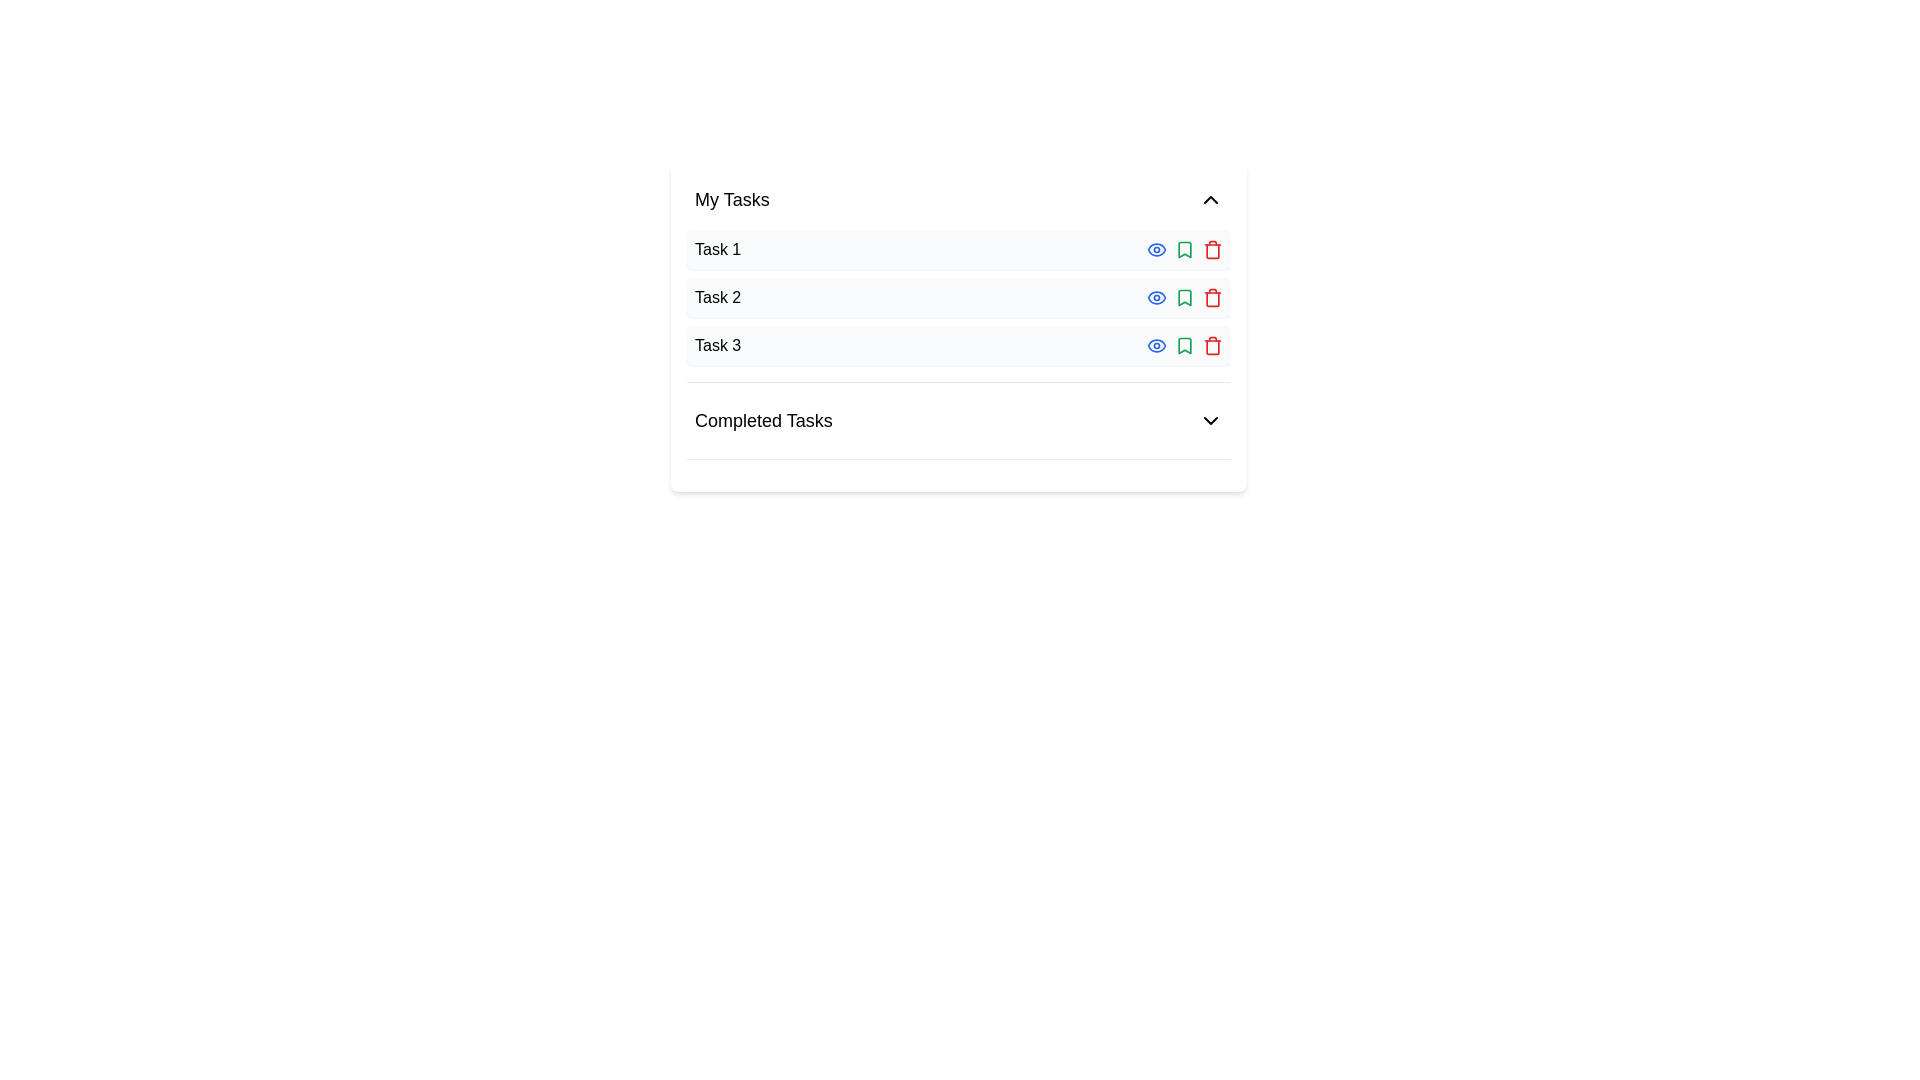 This screenshot has width=1920, height=1080. I want to click on the Dropdown toggle (Chevron icon) to trigger hover effects, which is located at the far right of the 'Completed Tasks' label, so click(1209, 419).